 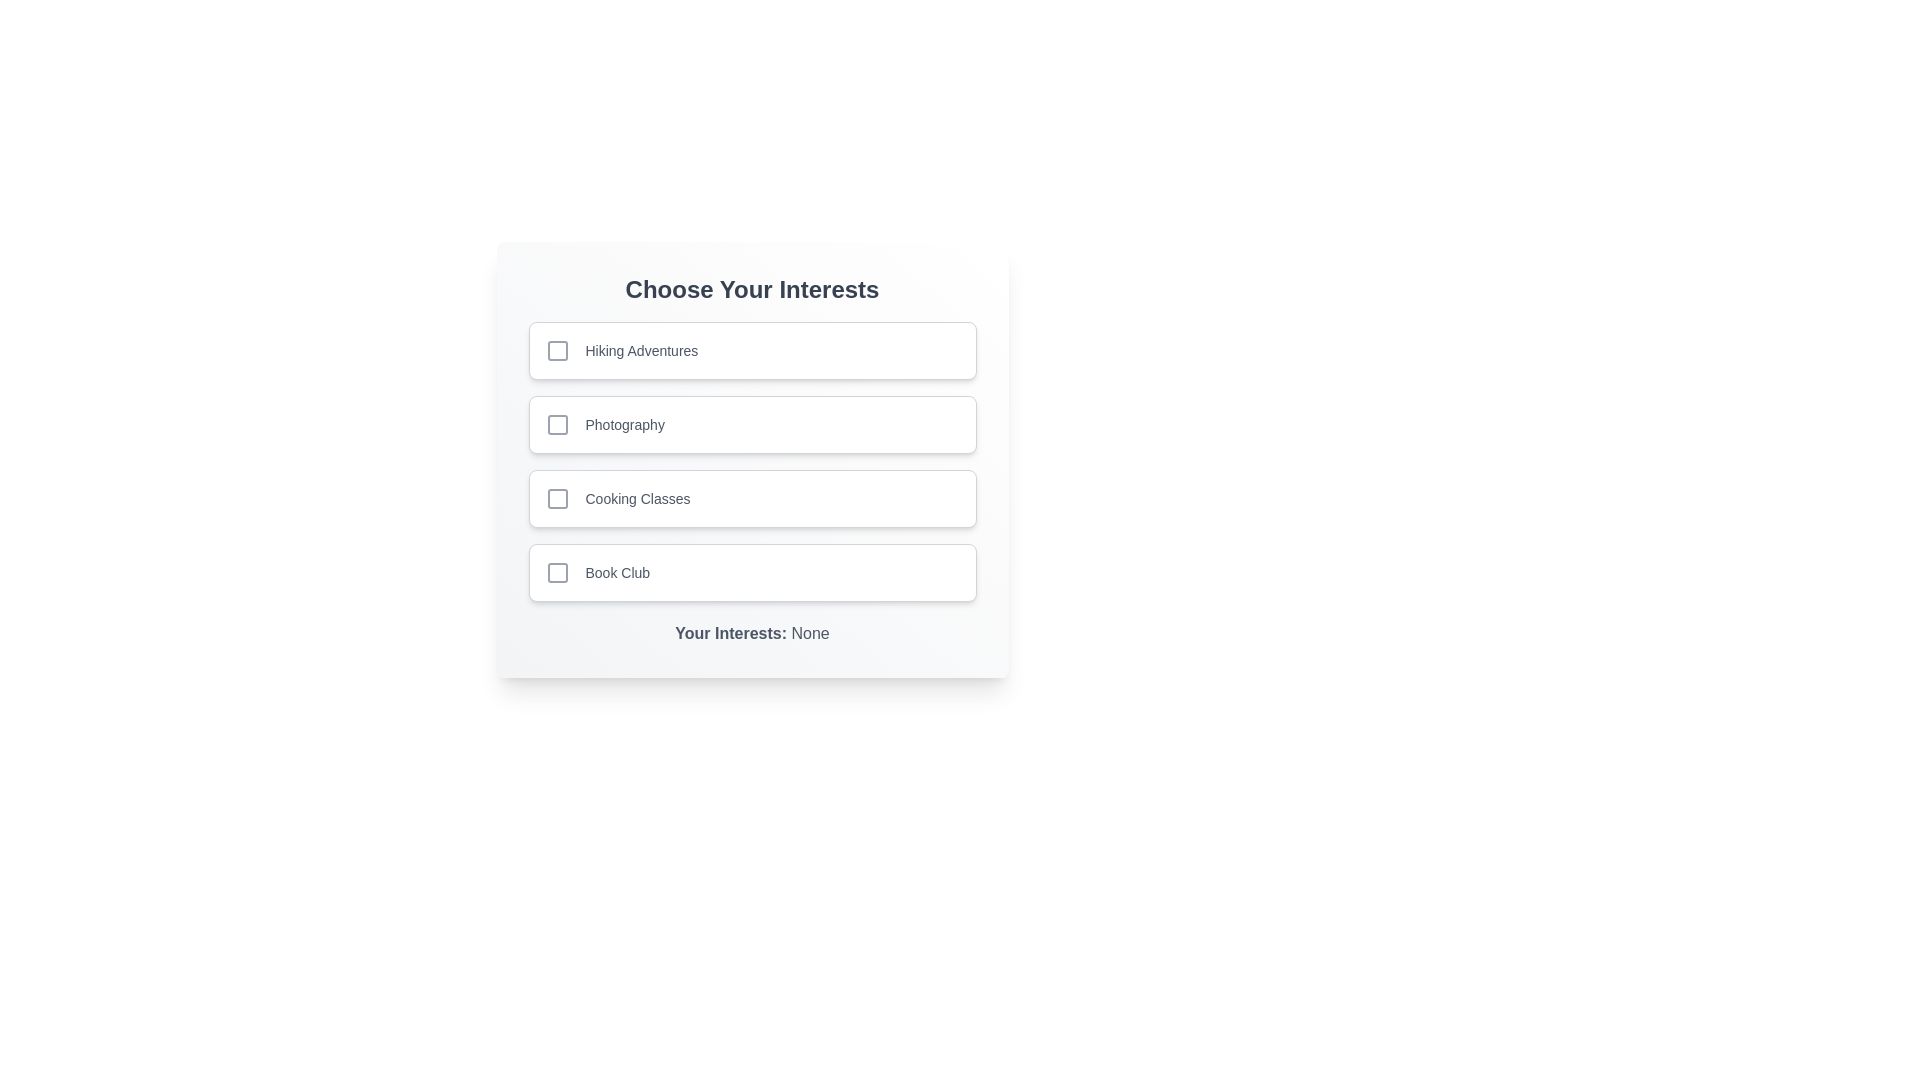 What do you see at coordinates (751, 350) in the screenshot?
I see `the first selectable list item labeled 'Hiking Adventures' which contains a checkbox` at bounding box center [751, 350].